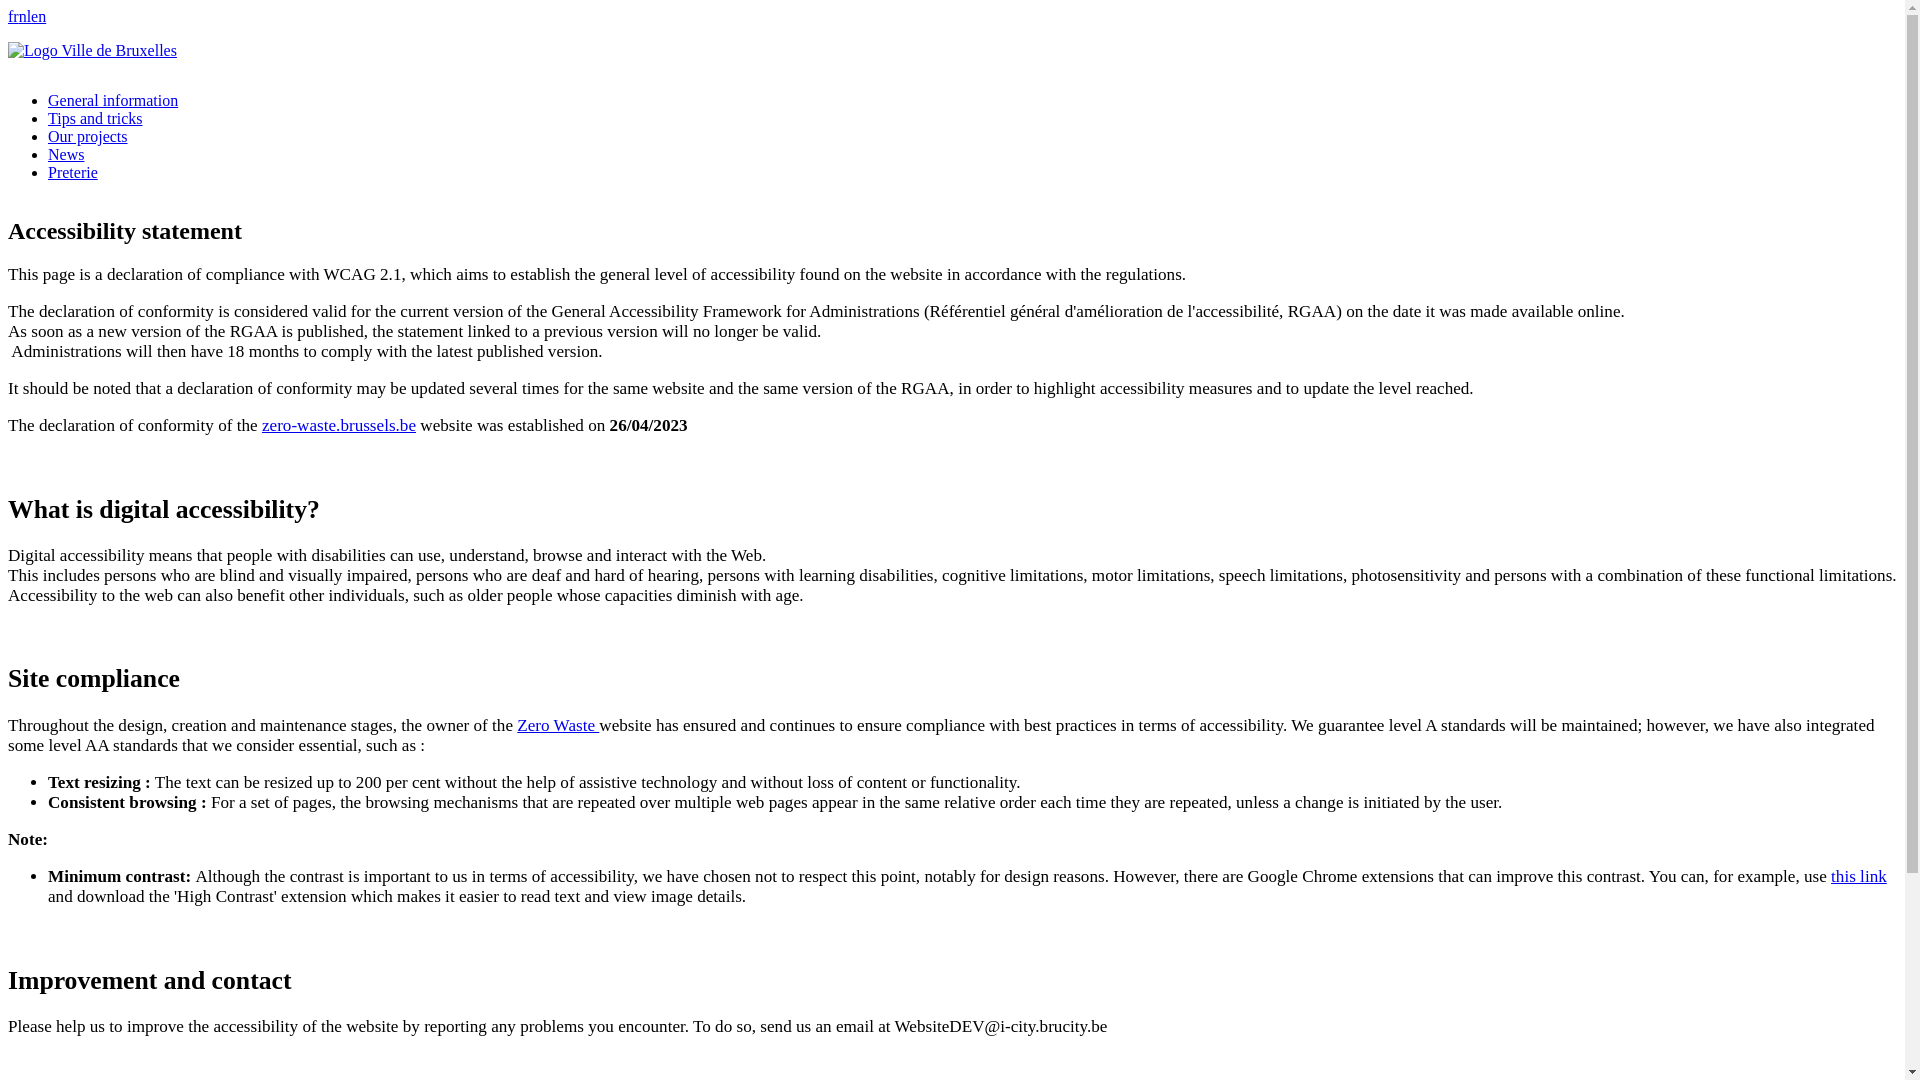 The height and width of the screenshot is (1080, 1920). What do you see at coordinates (1857, 875) in the screenshot?
I see `'this link'` at bounding box center [1857, 875].